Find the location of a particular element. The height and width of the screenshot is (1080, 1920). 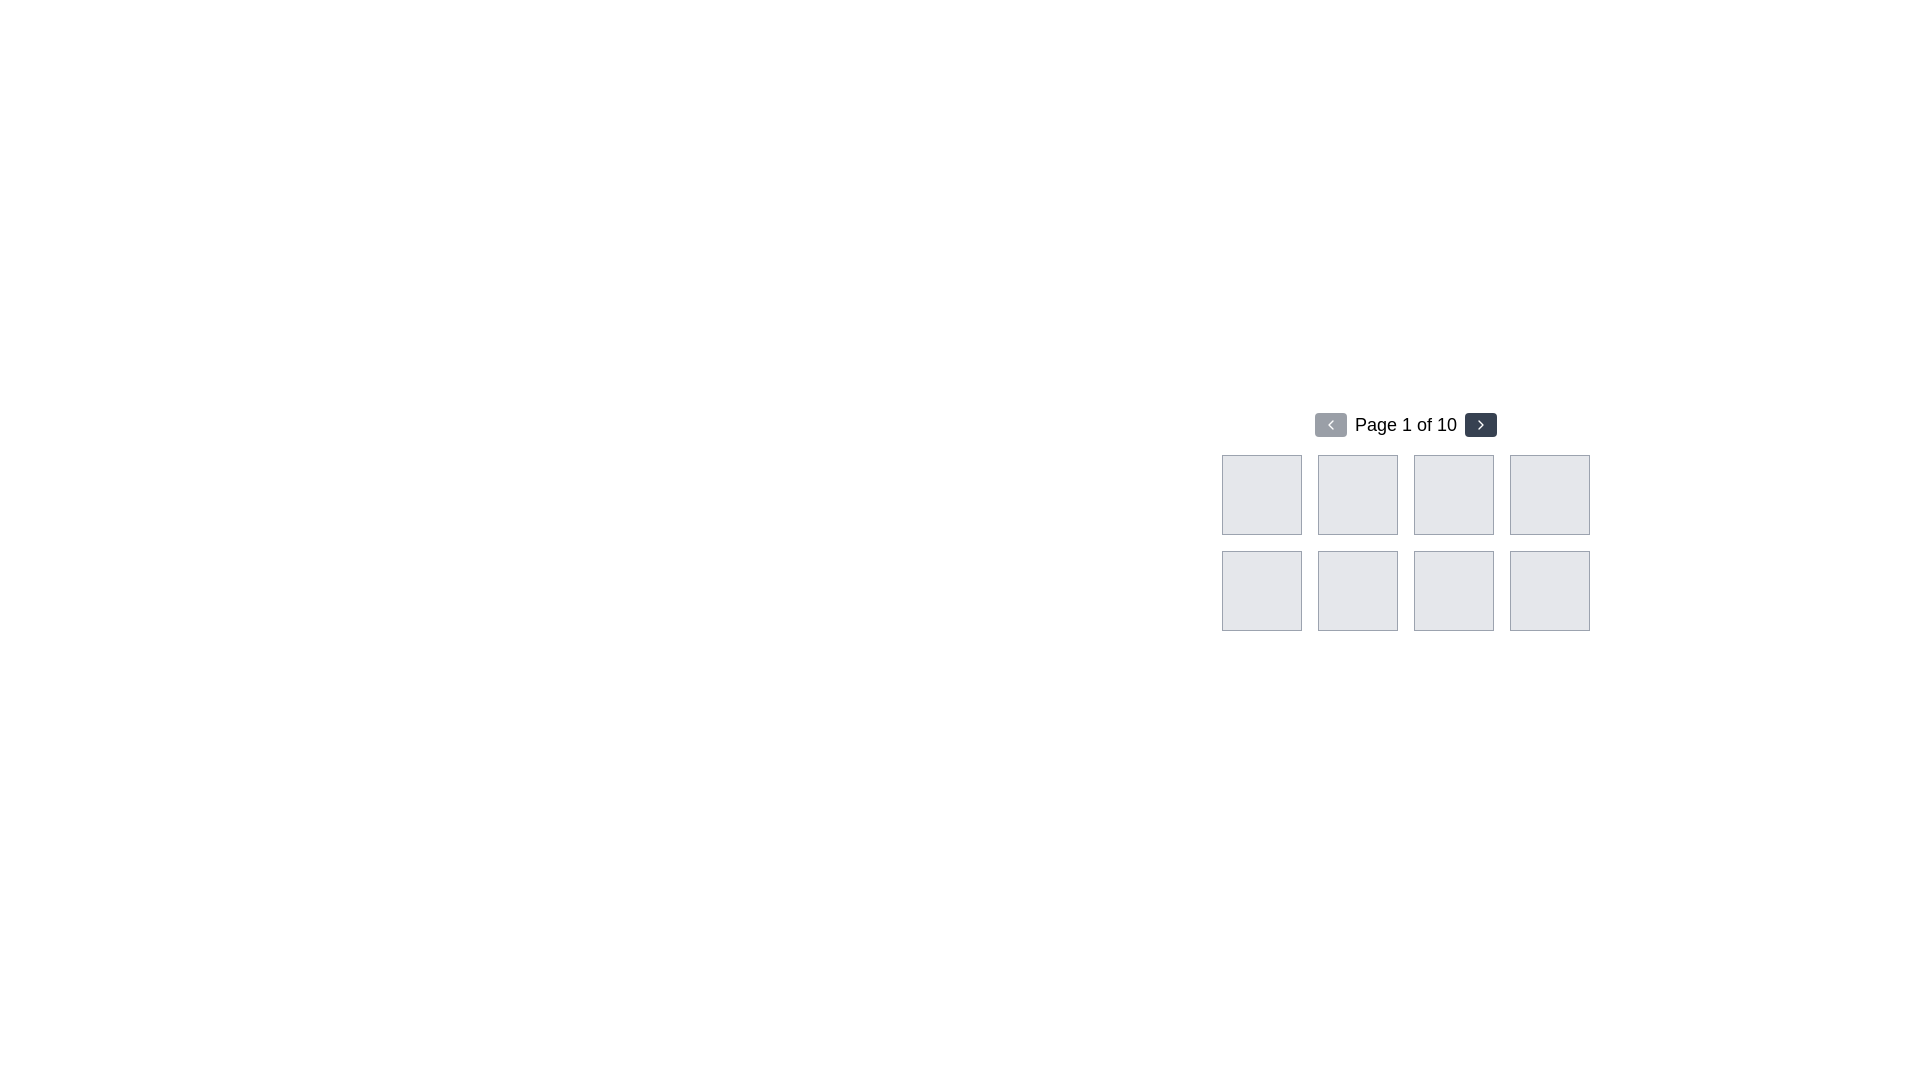

the non-interactive visual component located in the first row, second column of the grid layout is located at coordinates (1358, 494).